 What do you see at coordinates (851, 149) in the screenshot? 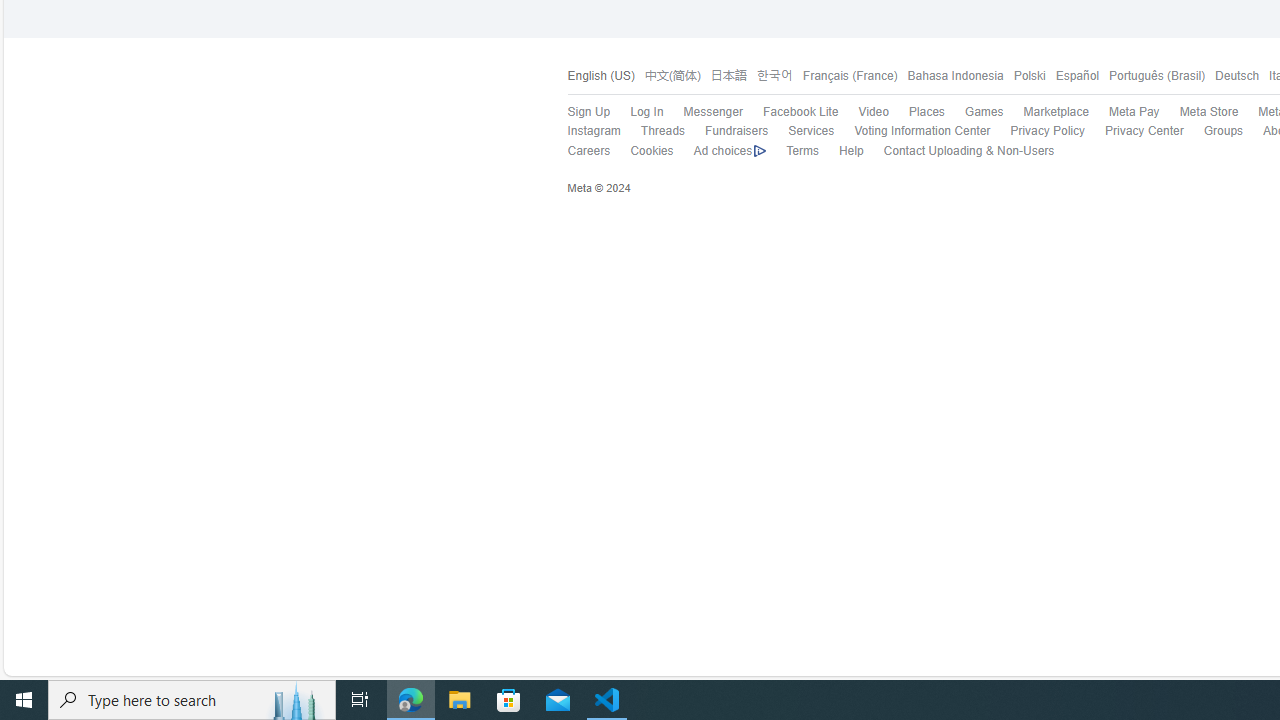
I see `'Help'` at bounding box center [851, 149].